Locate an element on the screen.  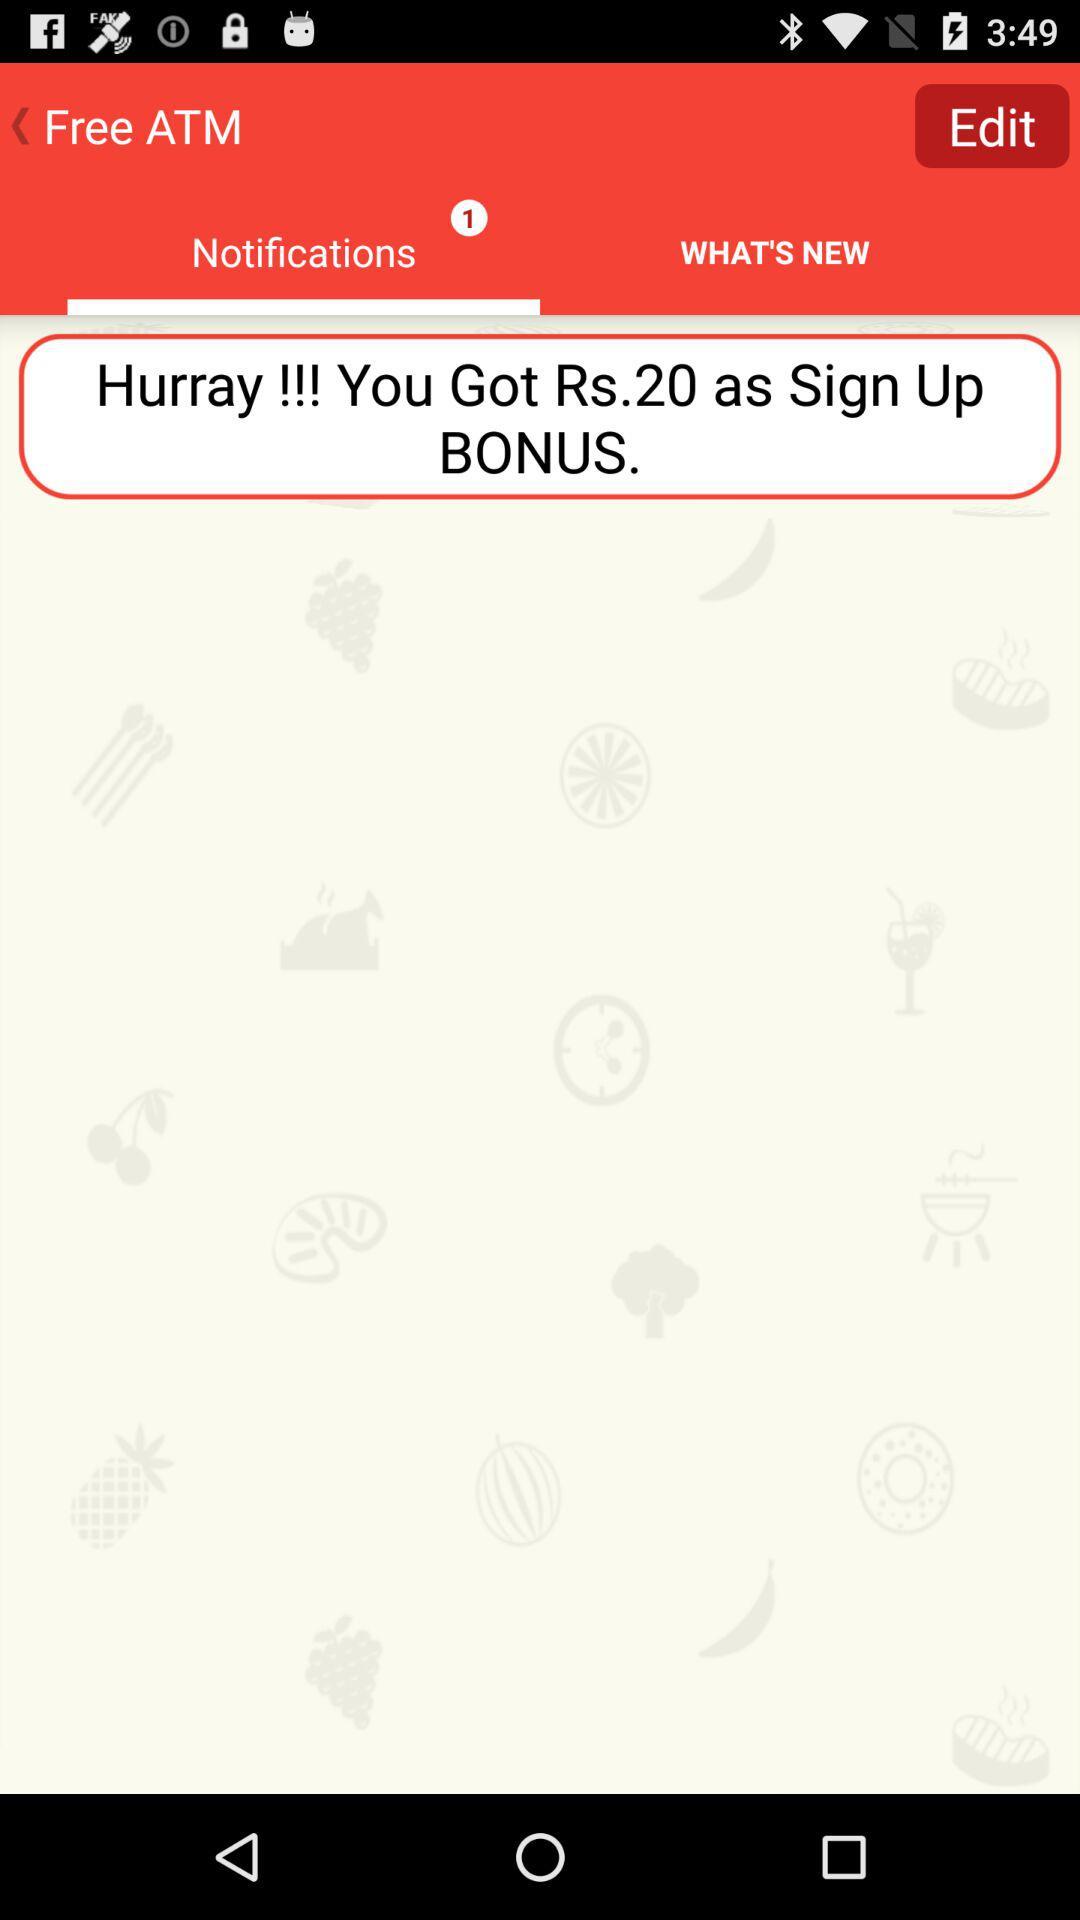
the    edit    button is located at coordinates (992, 124).